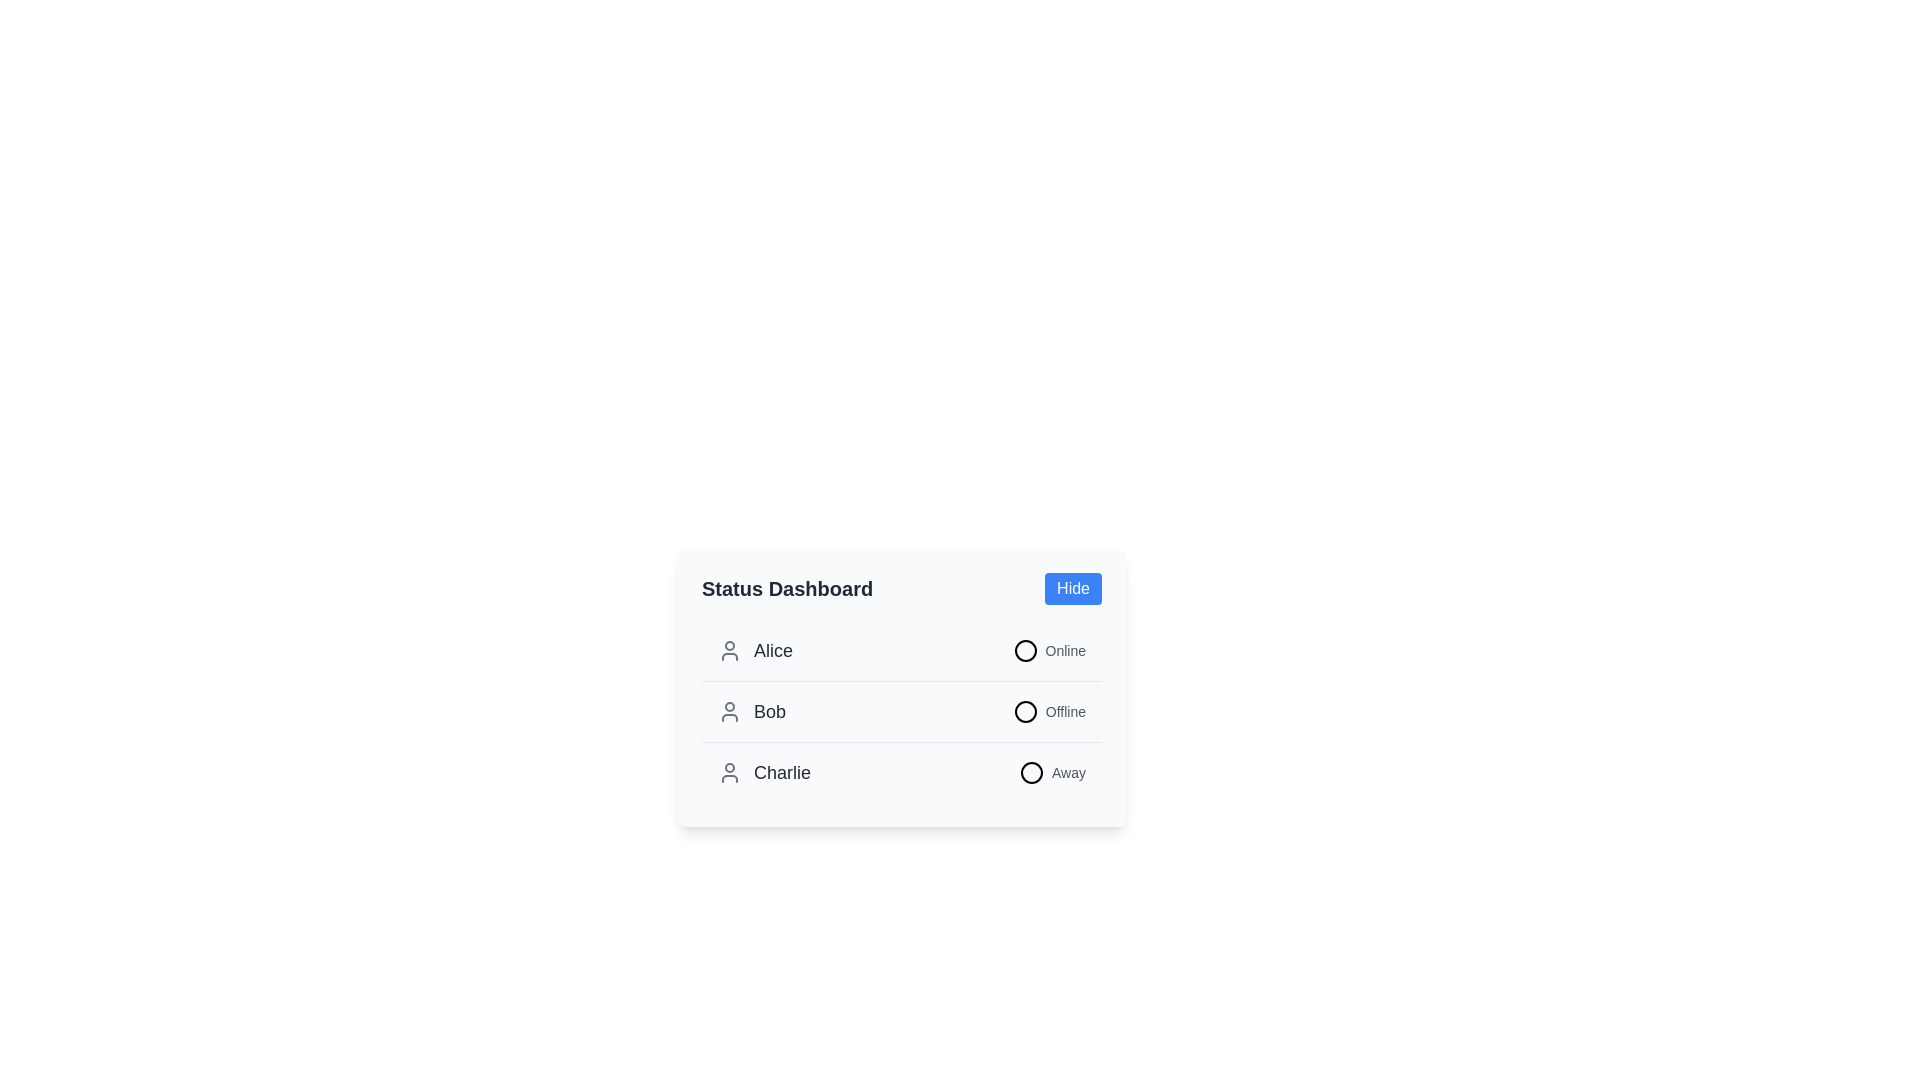 Image resolution: width=1920 pixels, height=1080 pixels. I want to click on the static text label that displays 'Offline', styled in gray color, located to the right of the status icon within the 'Status Dashboard' for user 'Bob', so click(1064, 711).